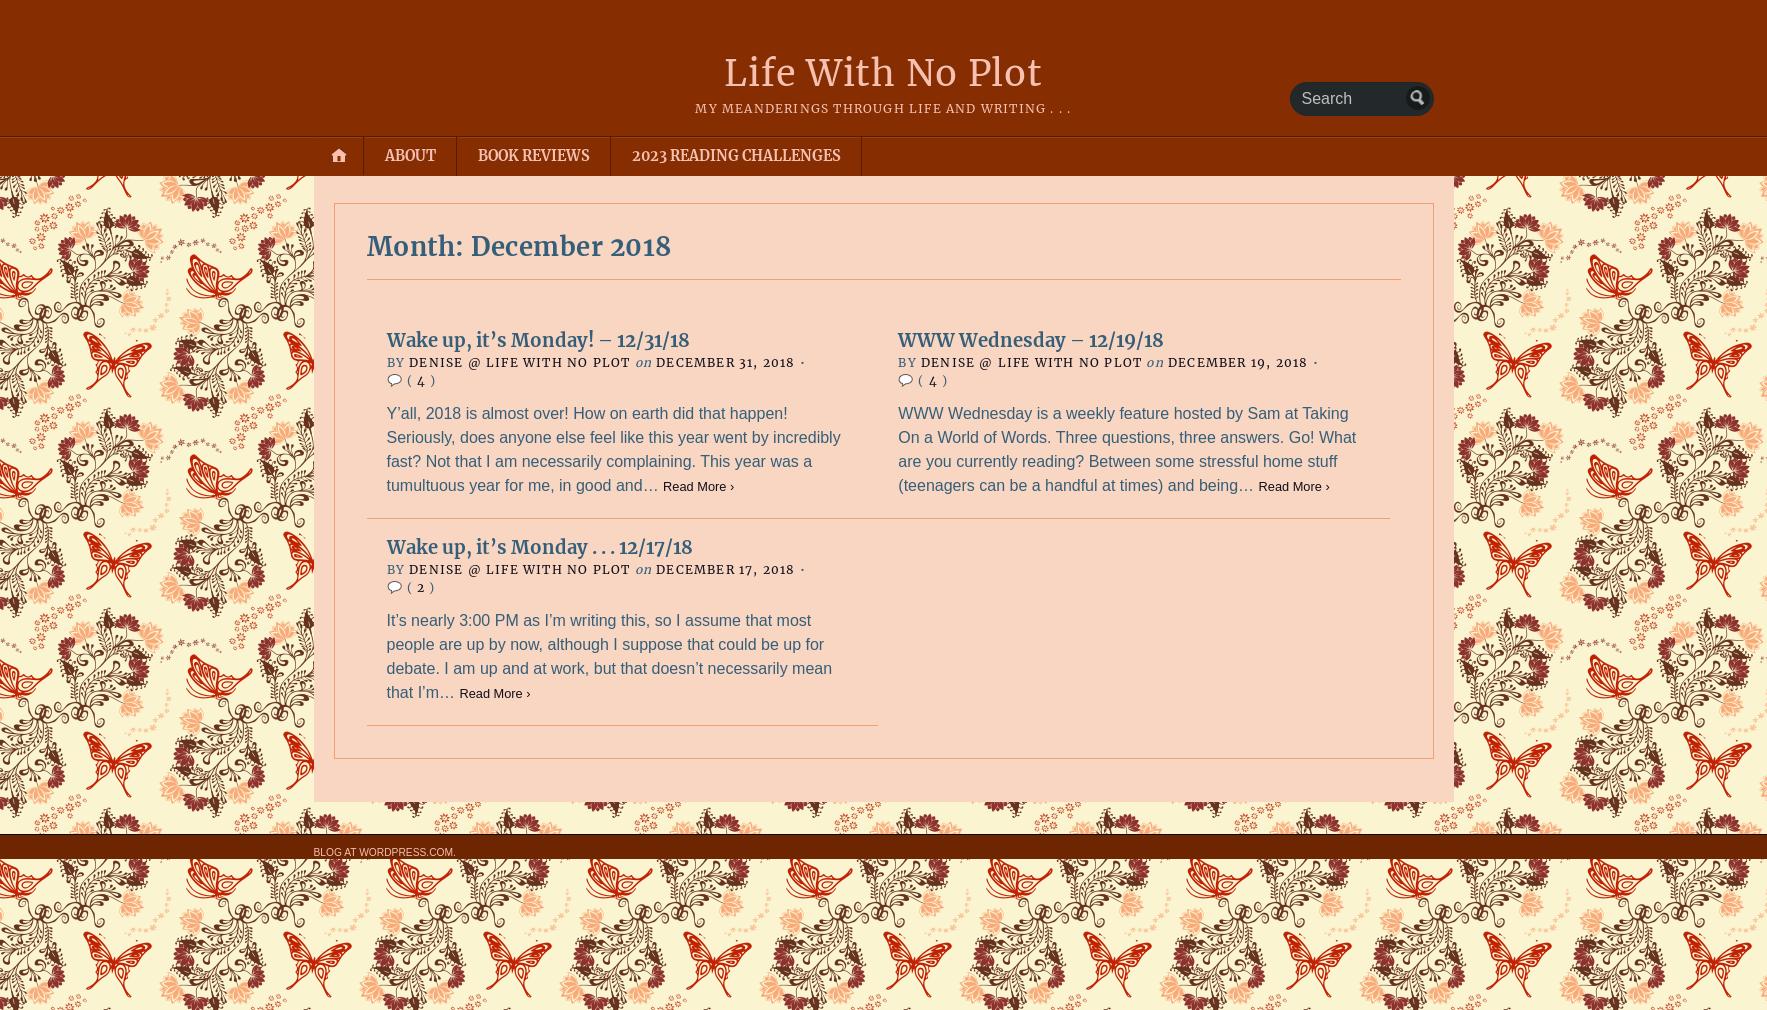  I want to click on 'WWW Wednesday is a weekly feature hosted by Sam at Taking On a World of Words. Three questions, three answers. Go! What are you currently reading? Between some stressful home stuff (teenagers can be a handful at times) and being…', so click(1126, 448).